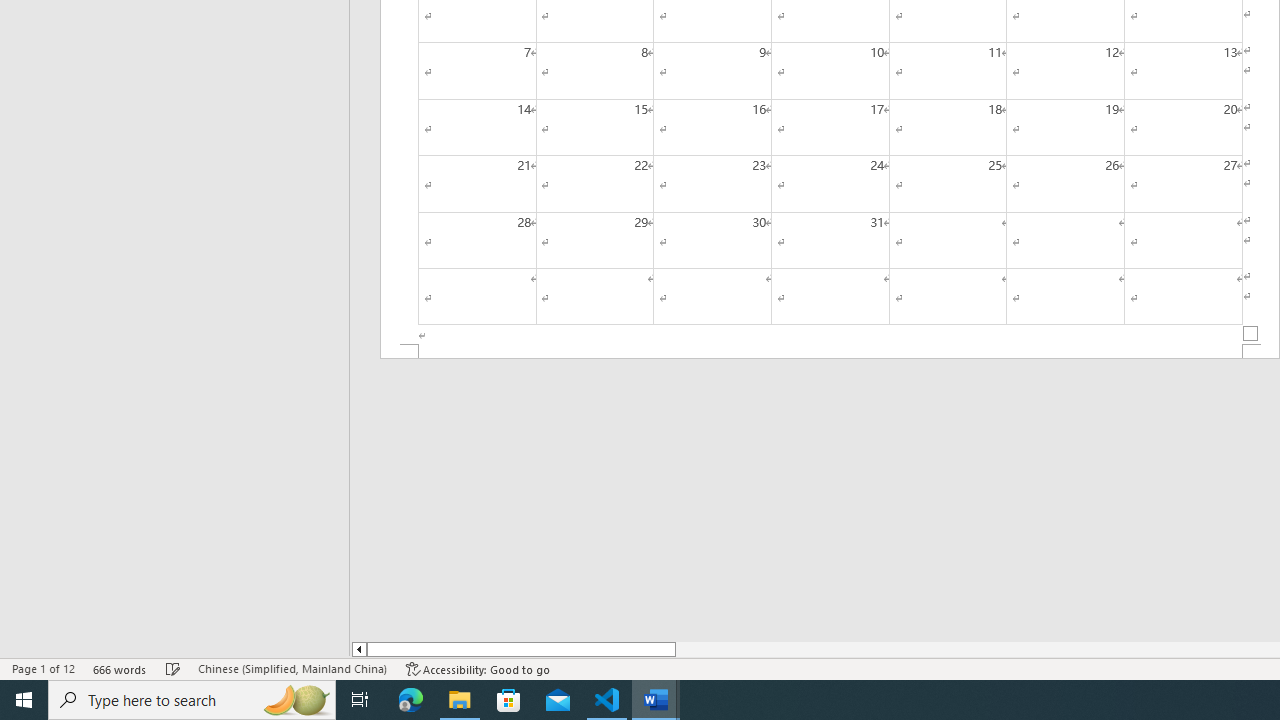  I want to click on 'Spelling and Grammar Check Checking', so click(173, 669).